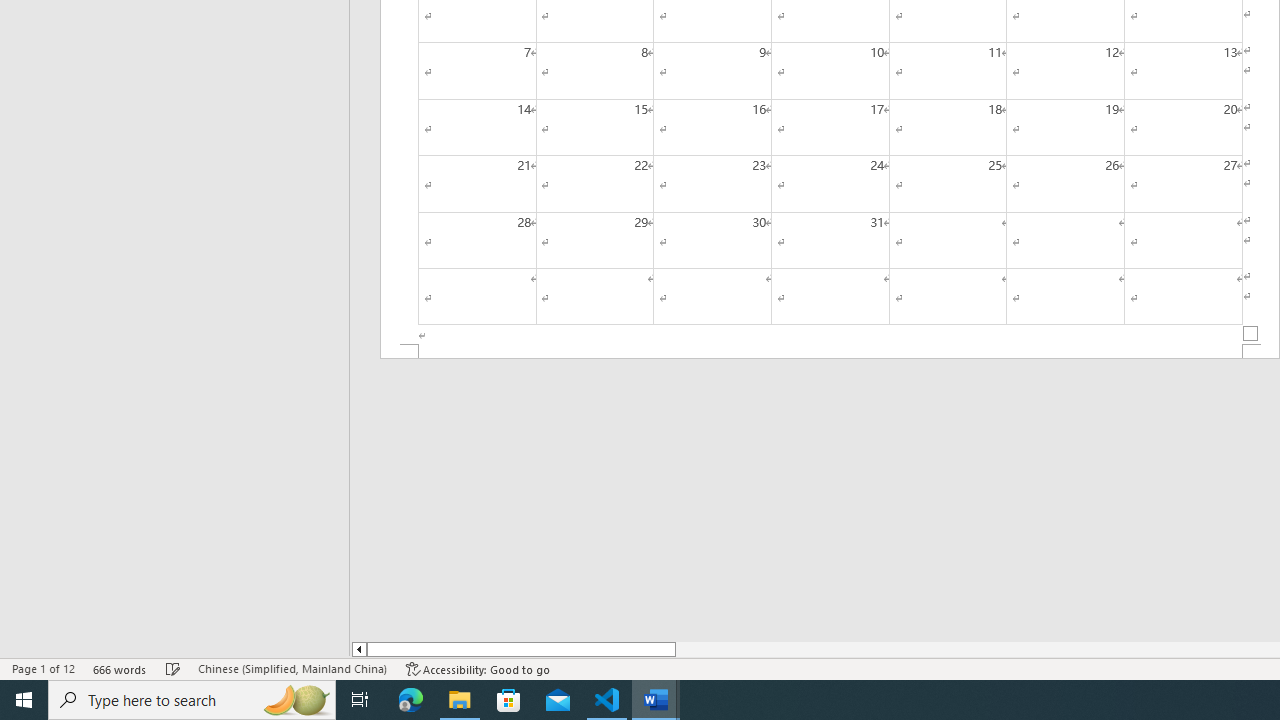  I want to click on 'Spelling and Grammar Check Checking', so click(173, 669).